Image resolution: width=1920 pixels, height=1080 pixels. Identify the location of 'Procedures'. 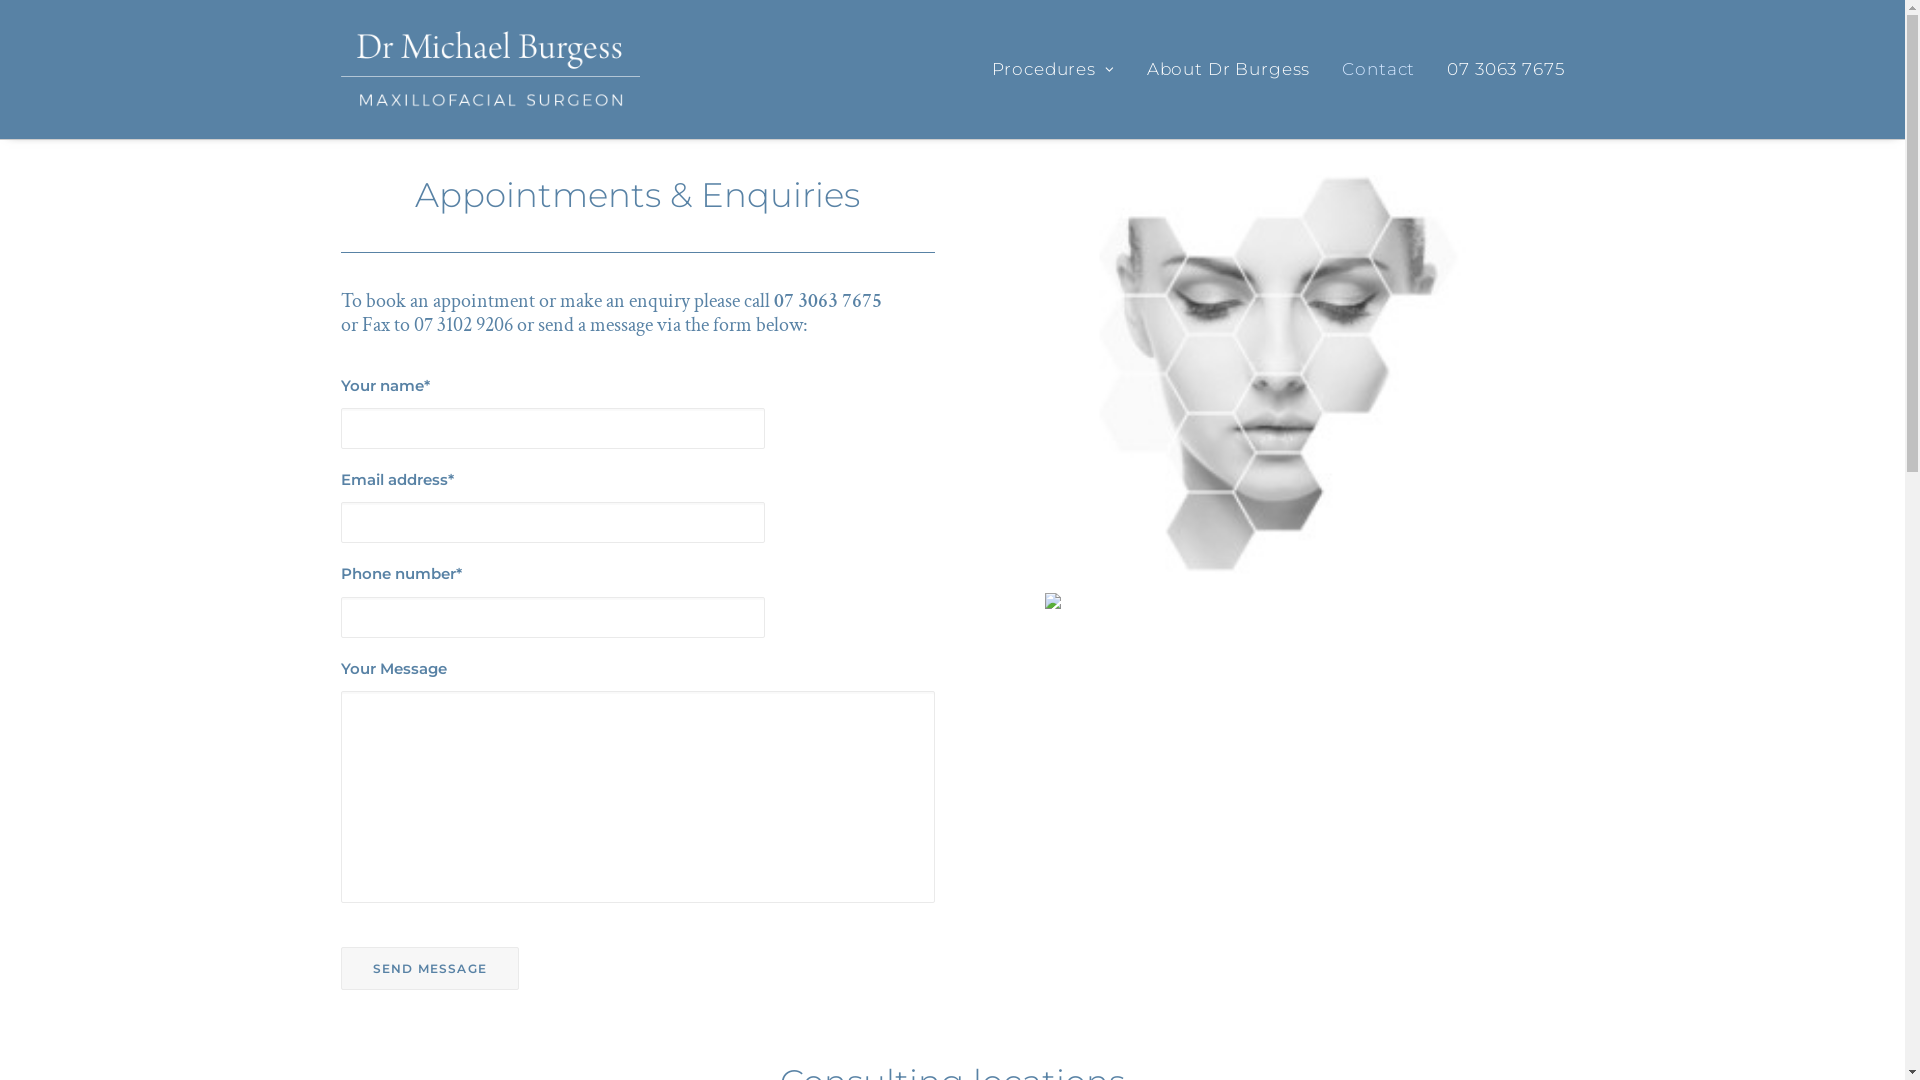
(1059, 68).